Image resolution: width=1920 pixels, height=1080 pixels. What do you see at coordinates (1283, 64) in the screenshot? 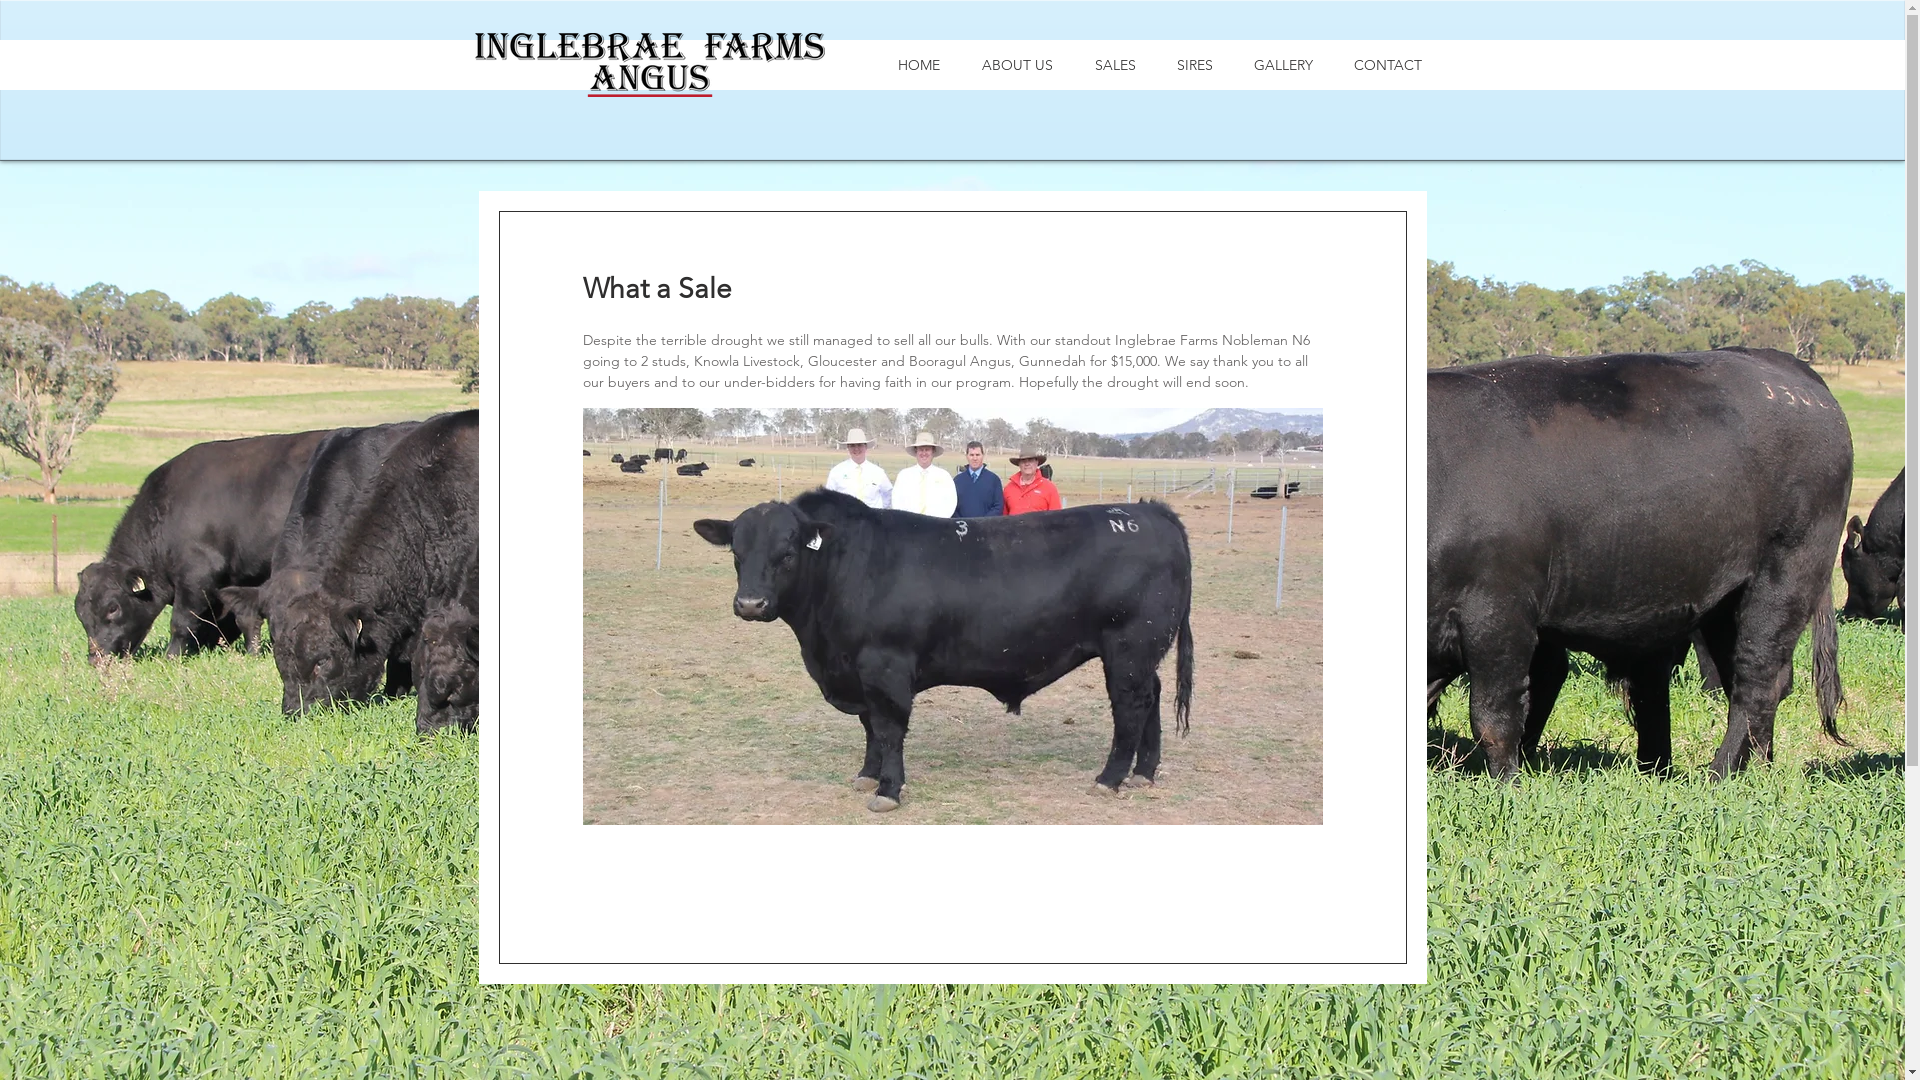
I see `'GALLERY'` at bounding box center [1283, 64].